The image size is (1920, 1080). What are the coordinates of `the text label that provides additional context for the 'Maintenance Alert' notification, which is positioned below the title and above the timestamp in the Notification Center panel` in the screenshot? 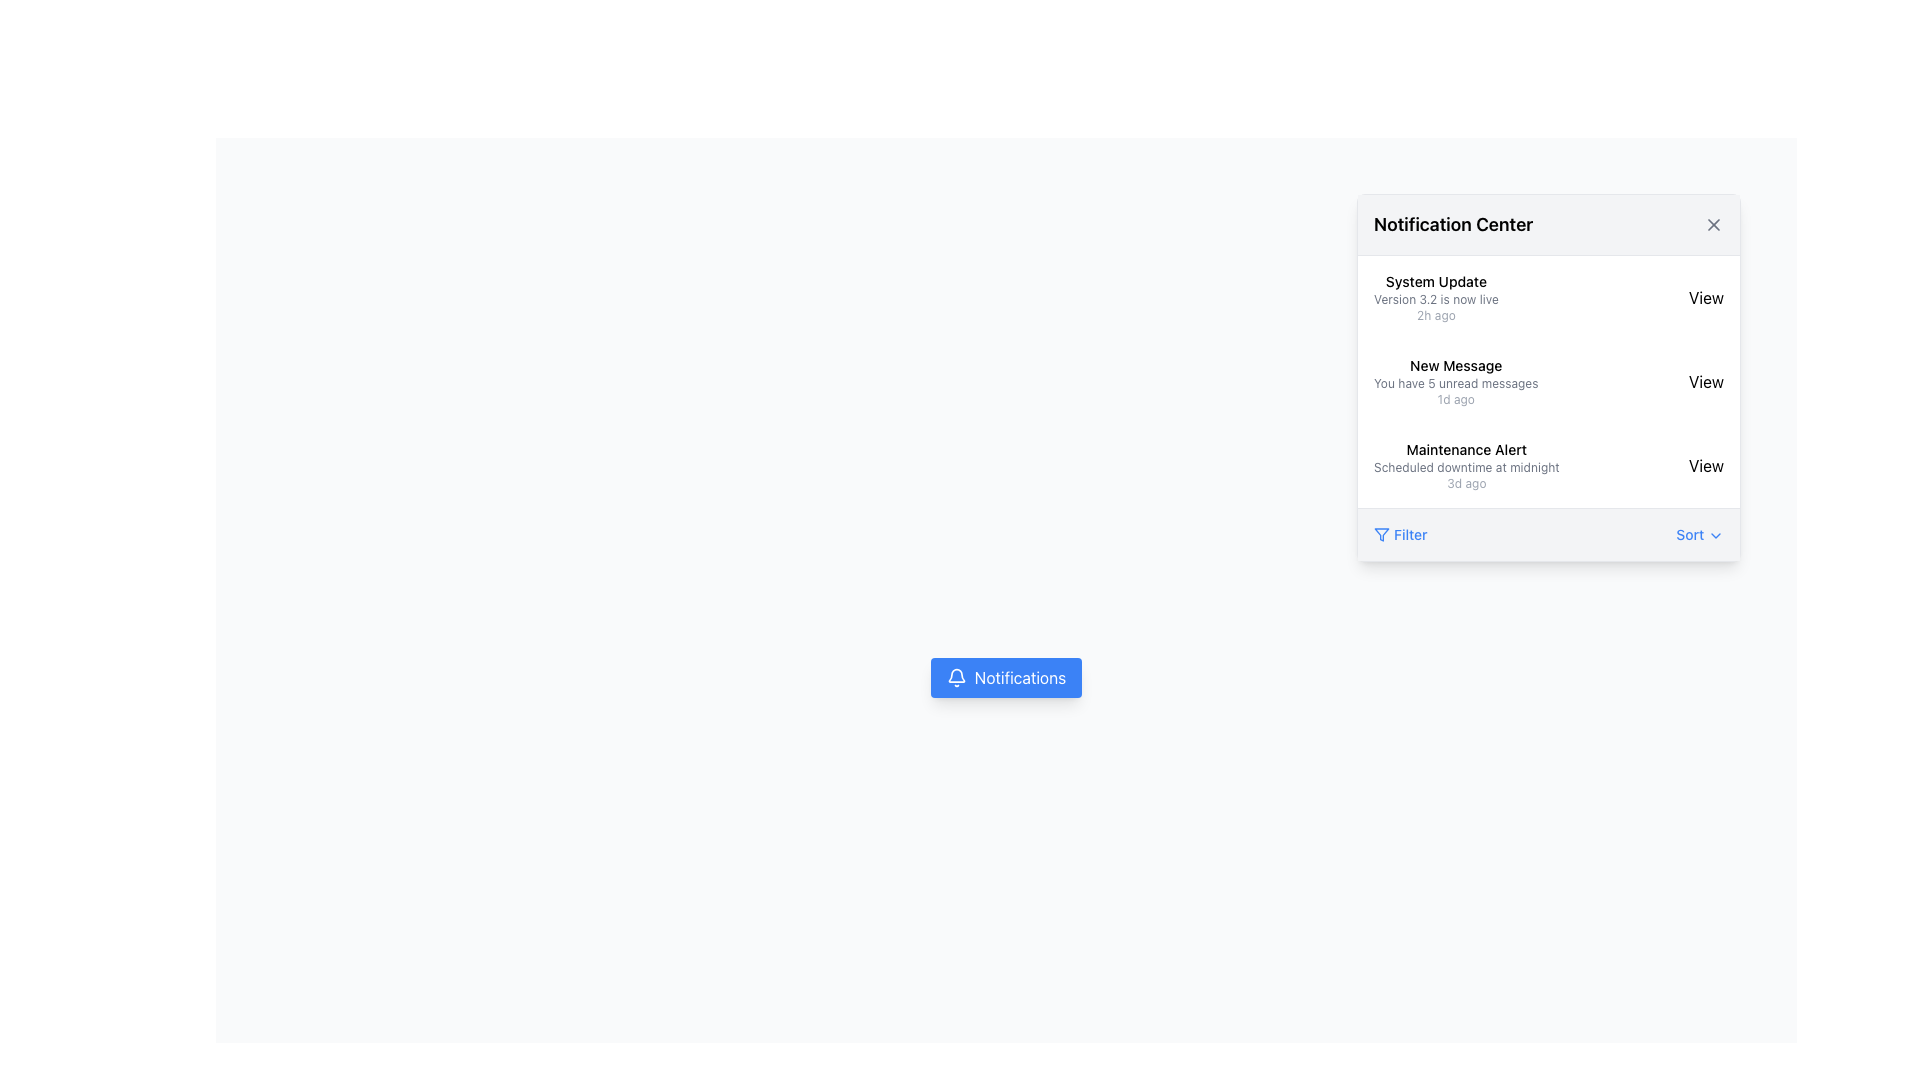 It's located at (1466, 467).